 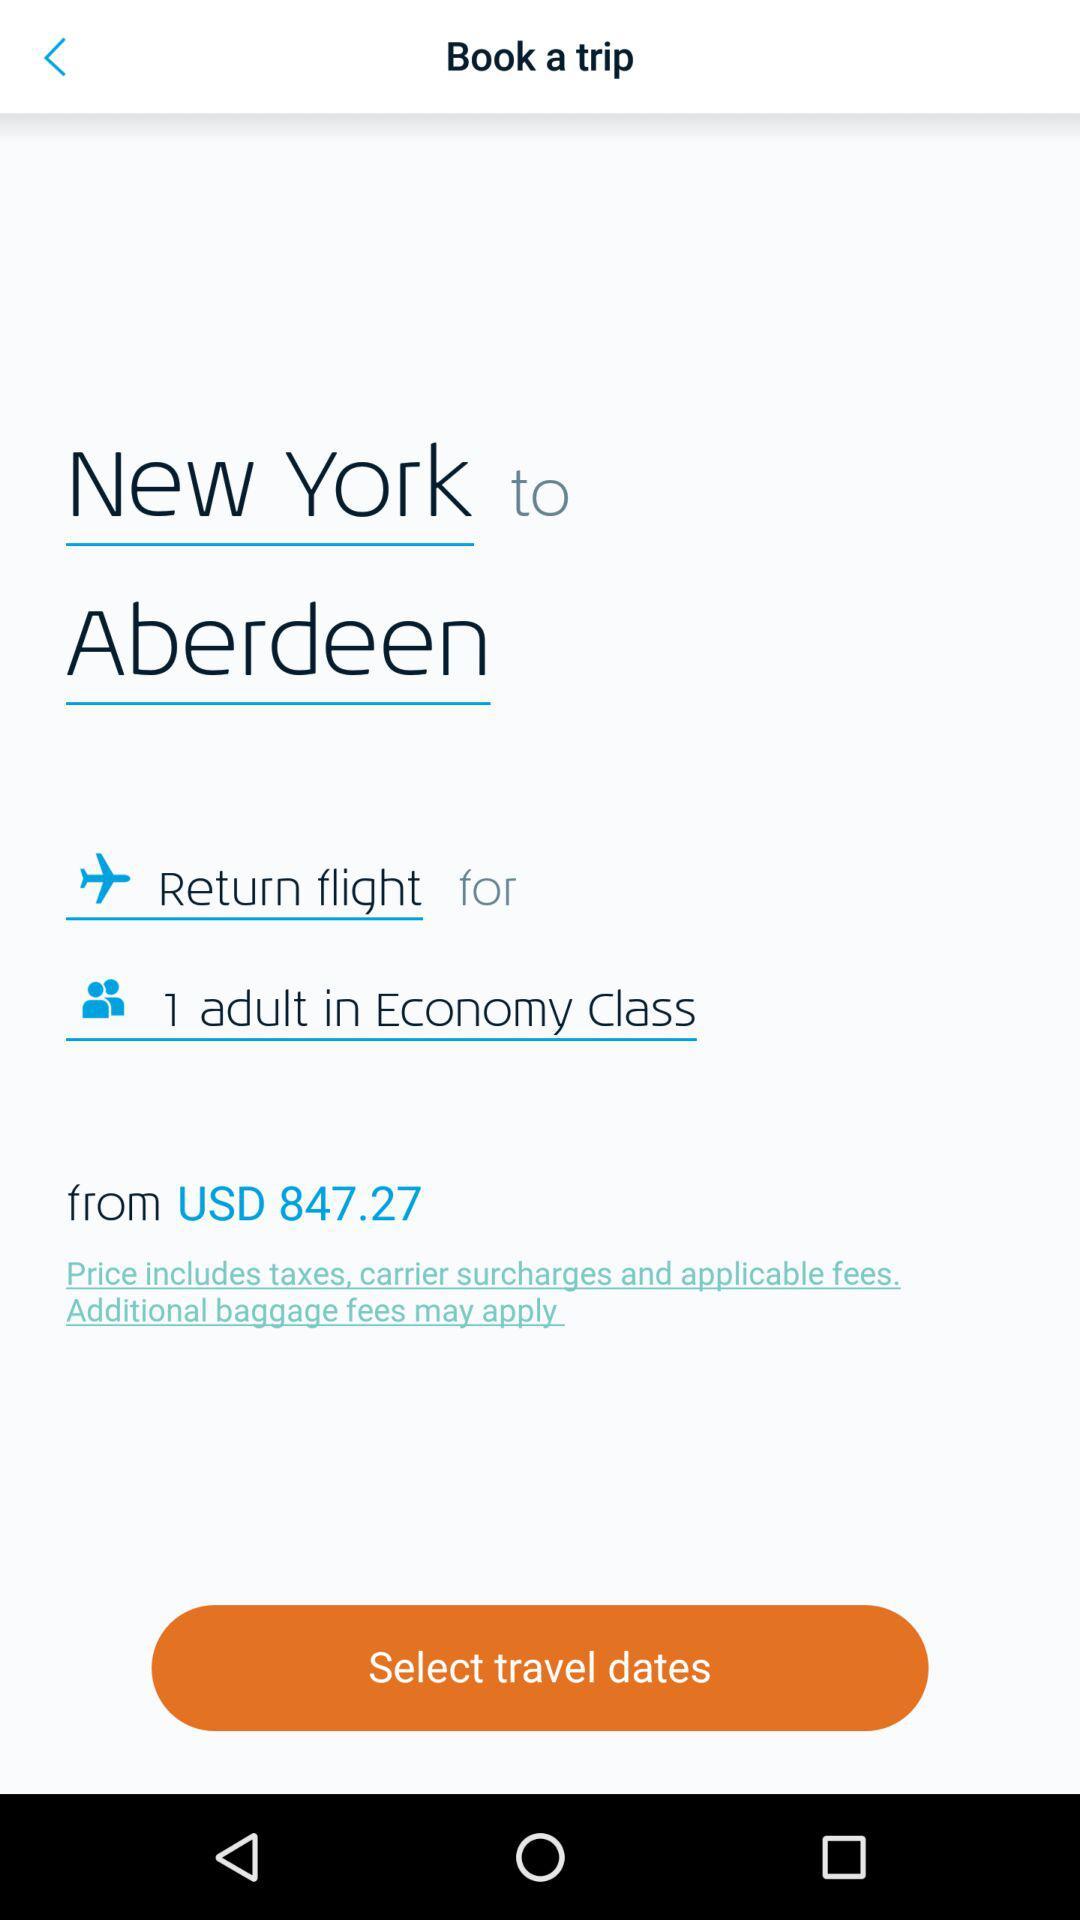 What do you see at coordinates (426, 1011) in the screenshot?
I see `the 1 adult in` at bounding box center [426, 1011].